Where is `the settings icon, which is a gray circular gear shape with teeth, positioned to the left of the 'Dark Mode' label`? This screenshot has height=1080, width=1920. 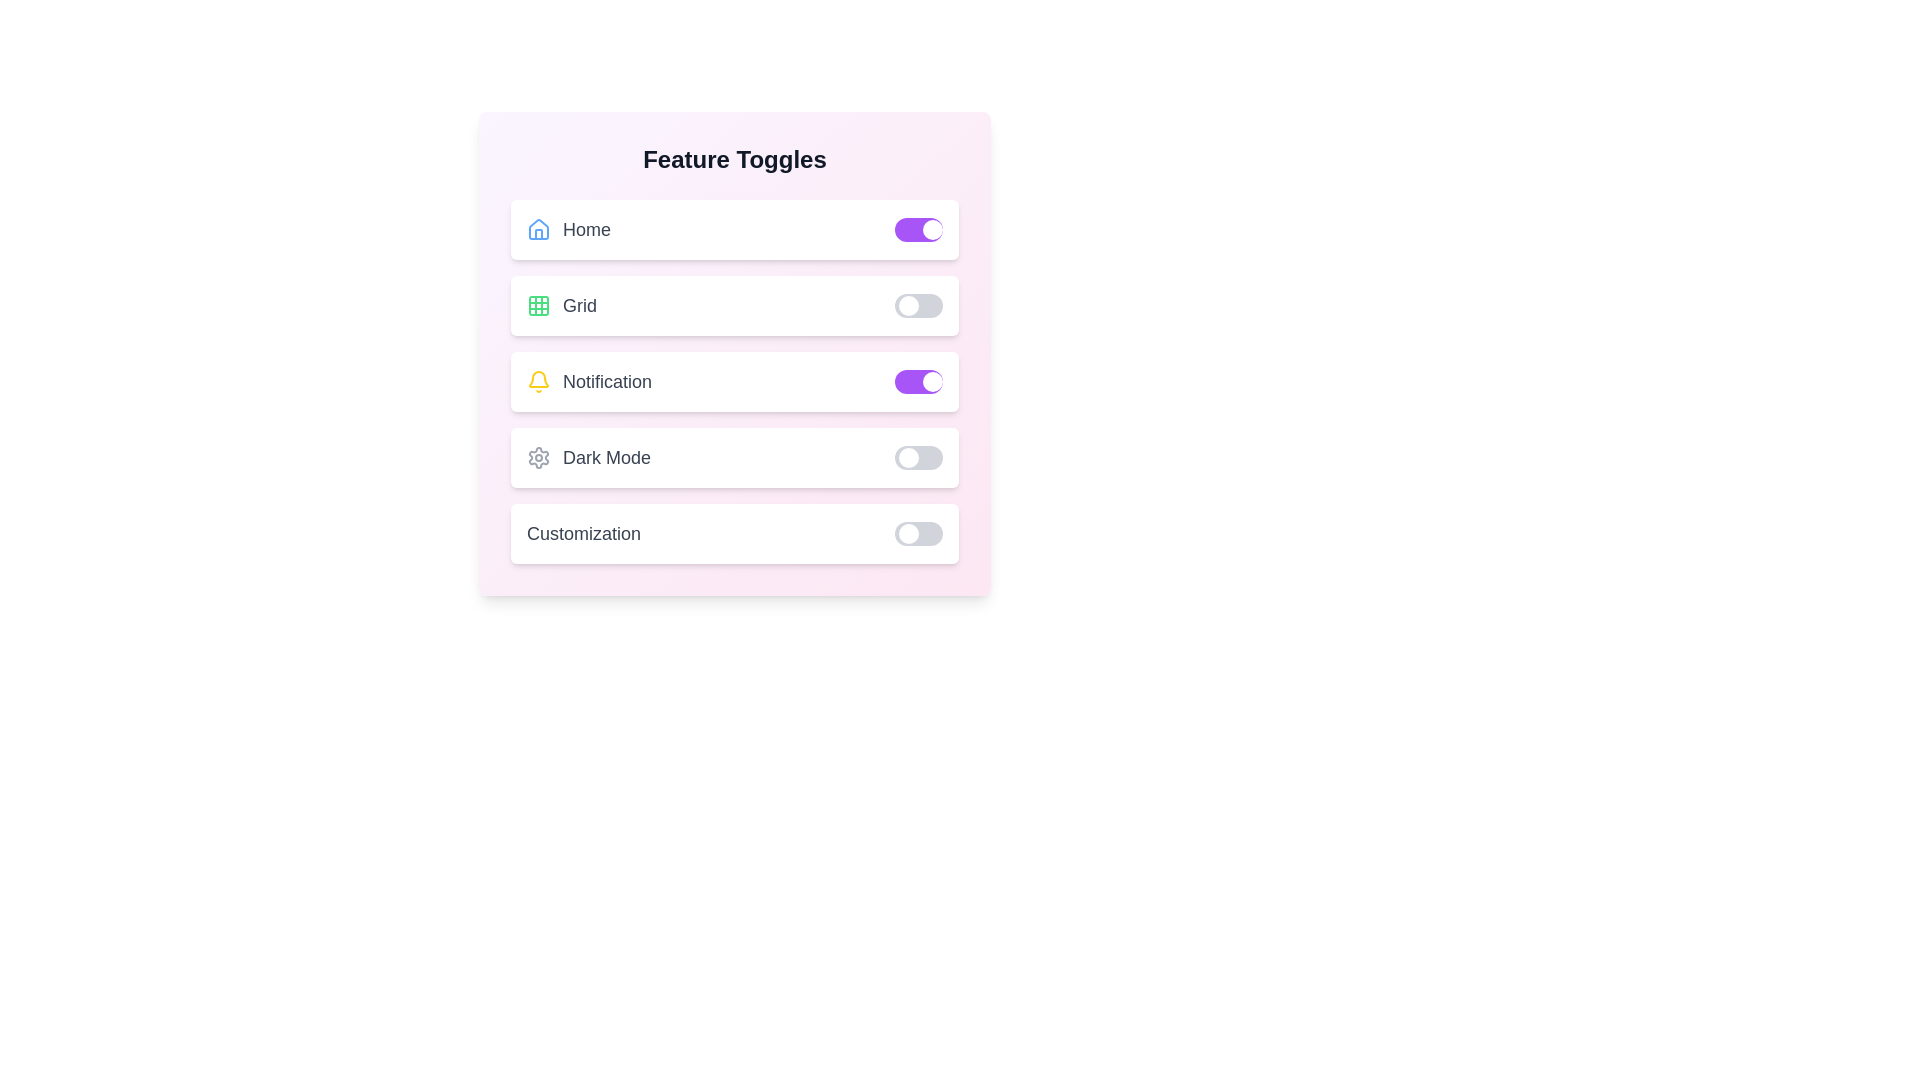
the settings icon, which is a gray circular gear shape with teeth, positioned to the left of the 'Dark Mode' label is located at coordinates (538, 458).